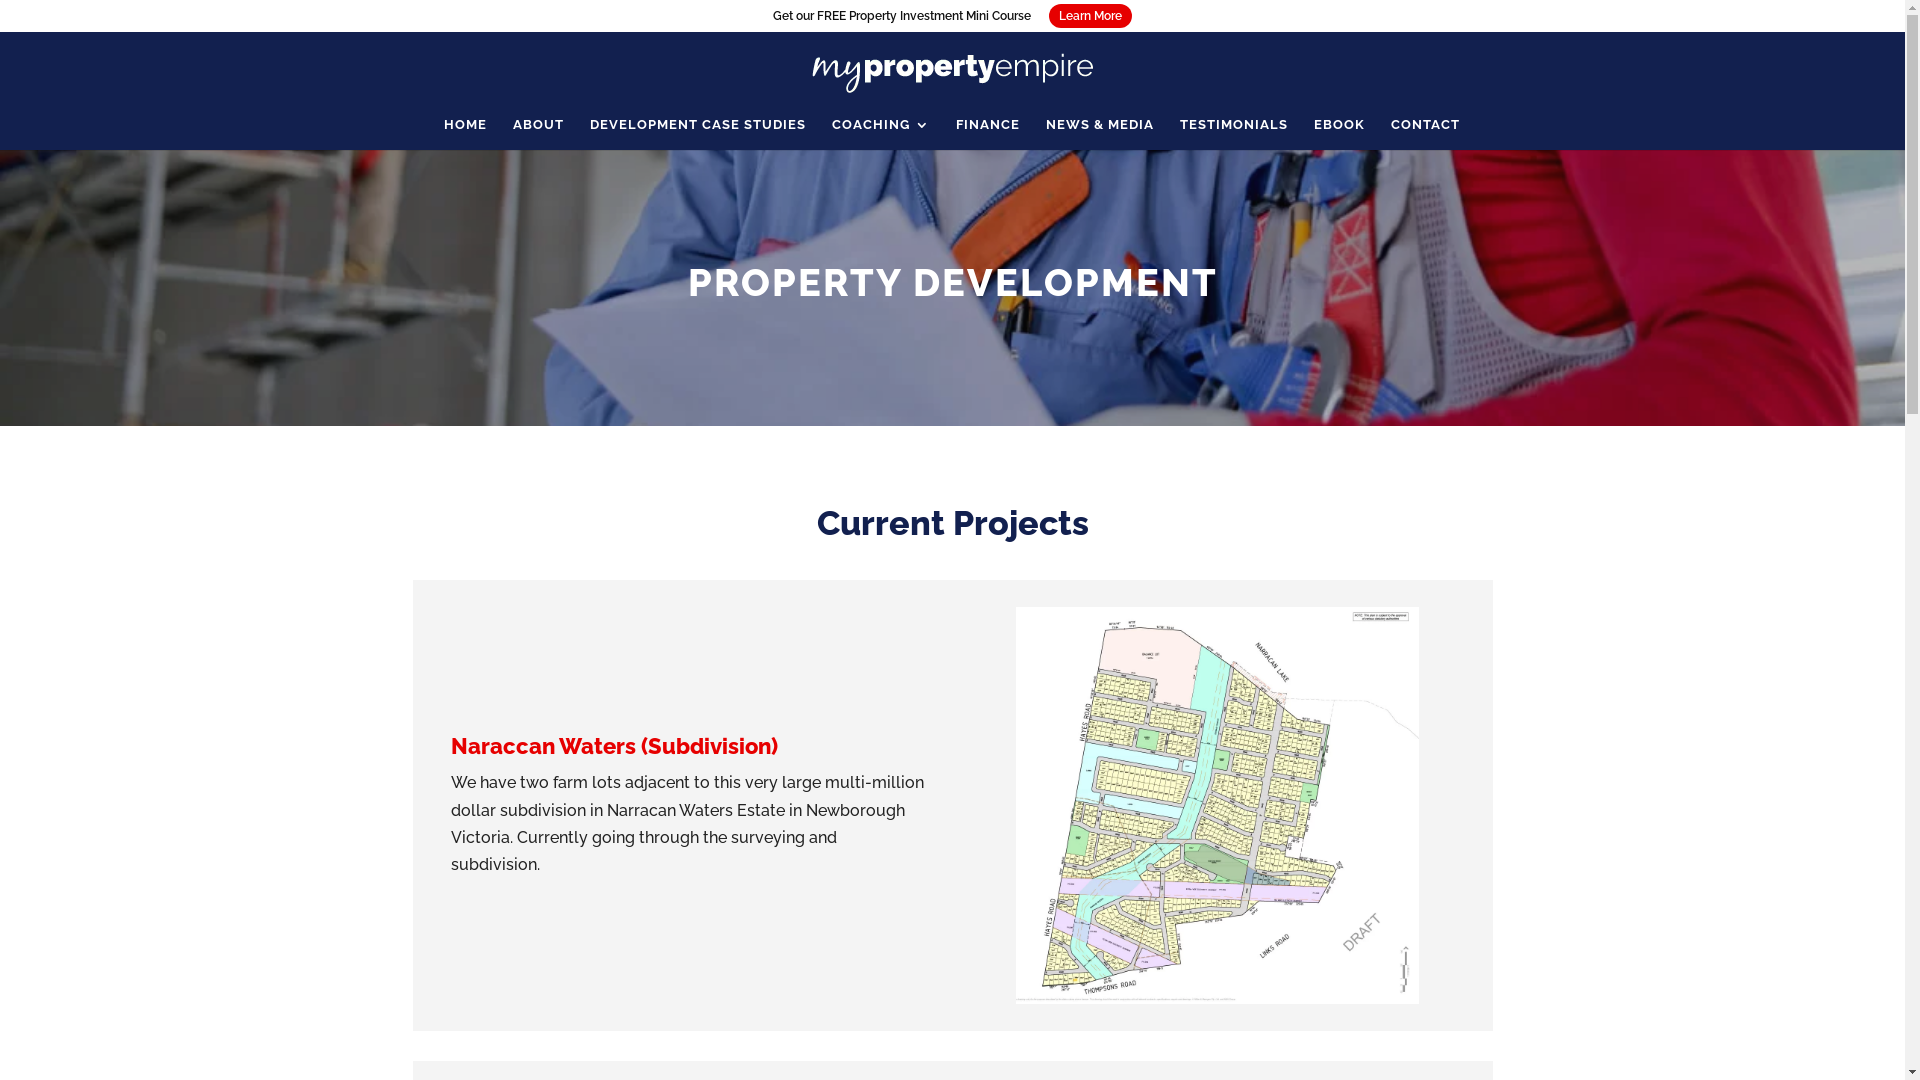 This screenshot has width=1920, height=1080. I want to click on 'Learn More', so click(1089, 15).